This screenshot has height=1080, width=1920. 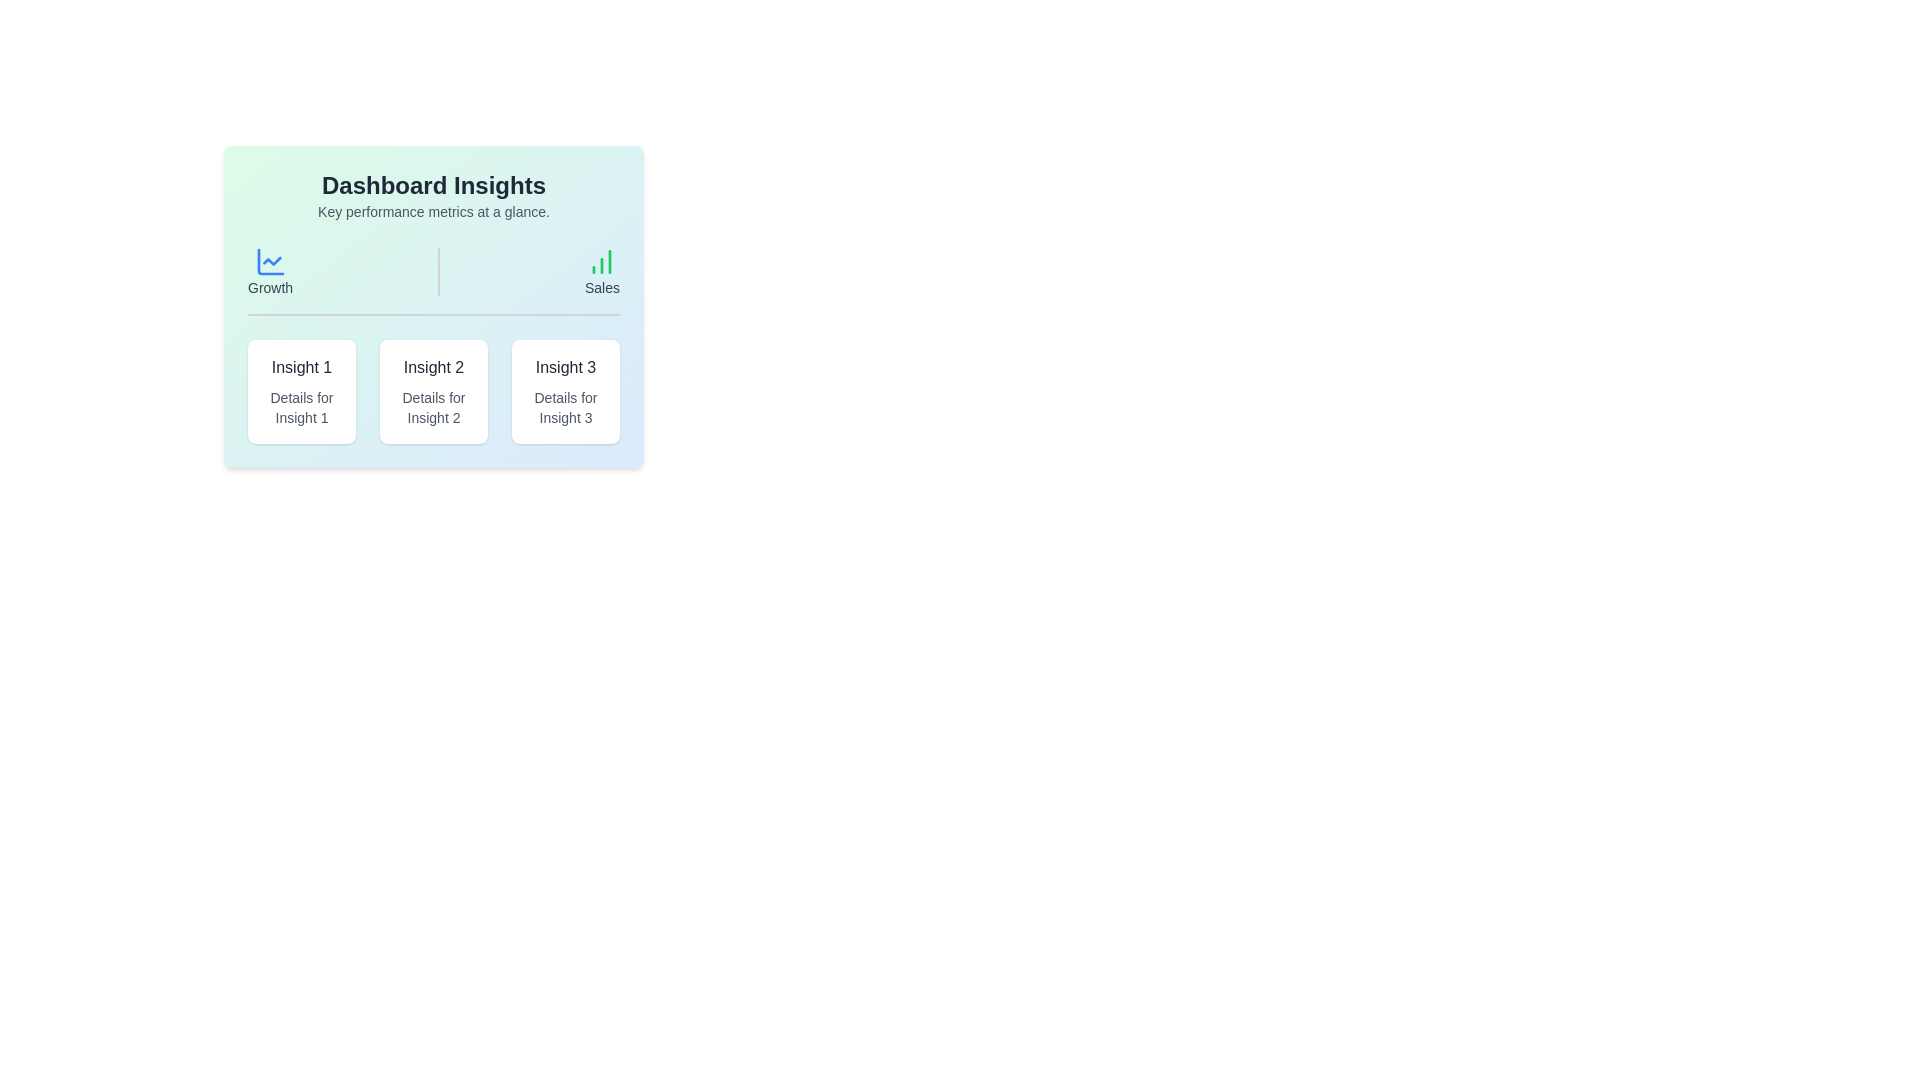 I want to click on static text label providing details about 'Insight 2', which is located immediately below the primary text 'Insight 2' in the center card under 'Dashboard Insights', so click(x=432, y=407).